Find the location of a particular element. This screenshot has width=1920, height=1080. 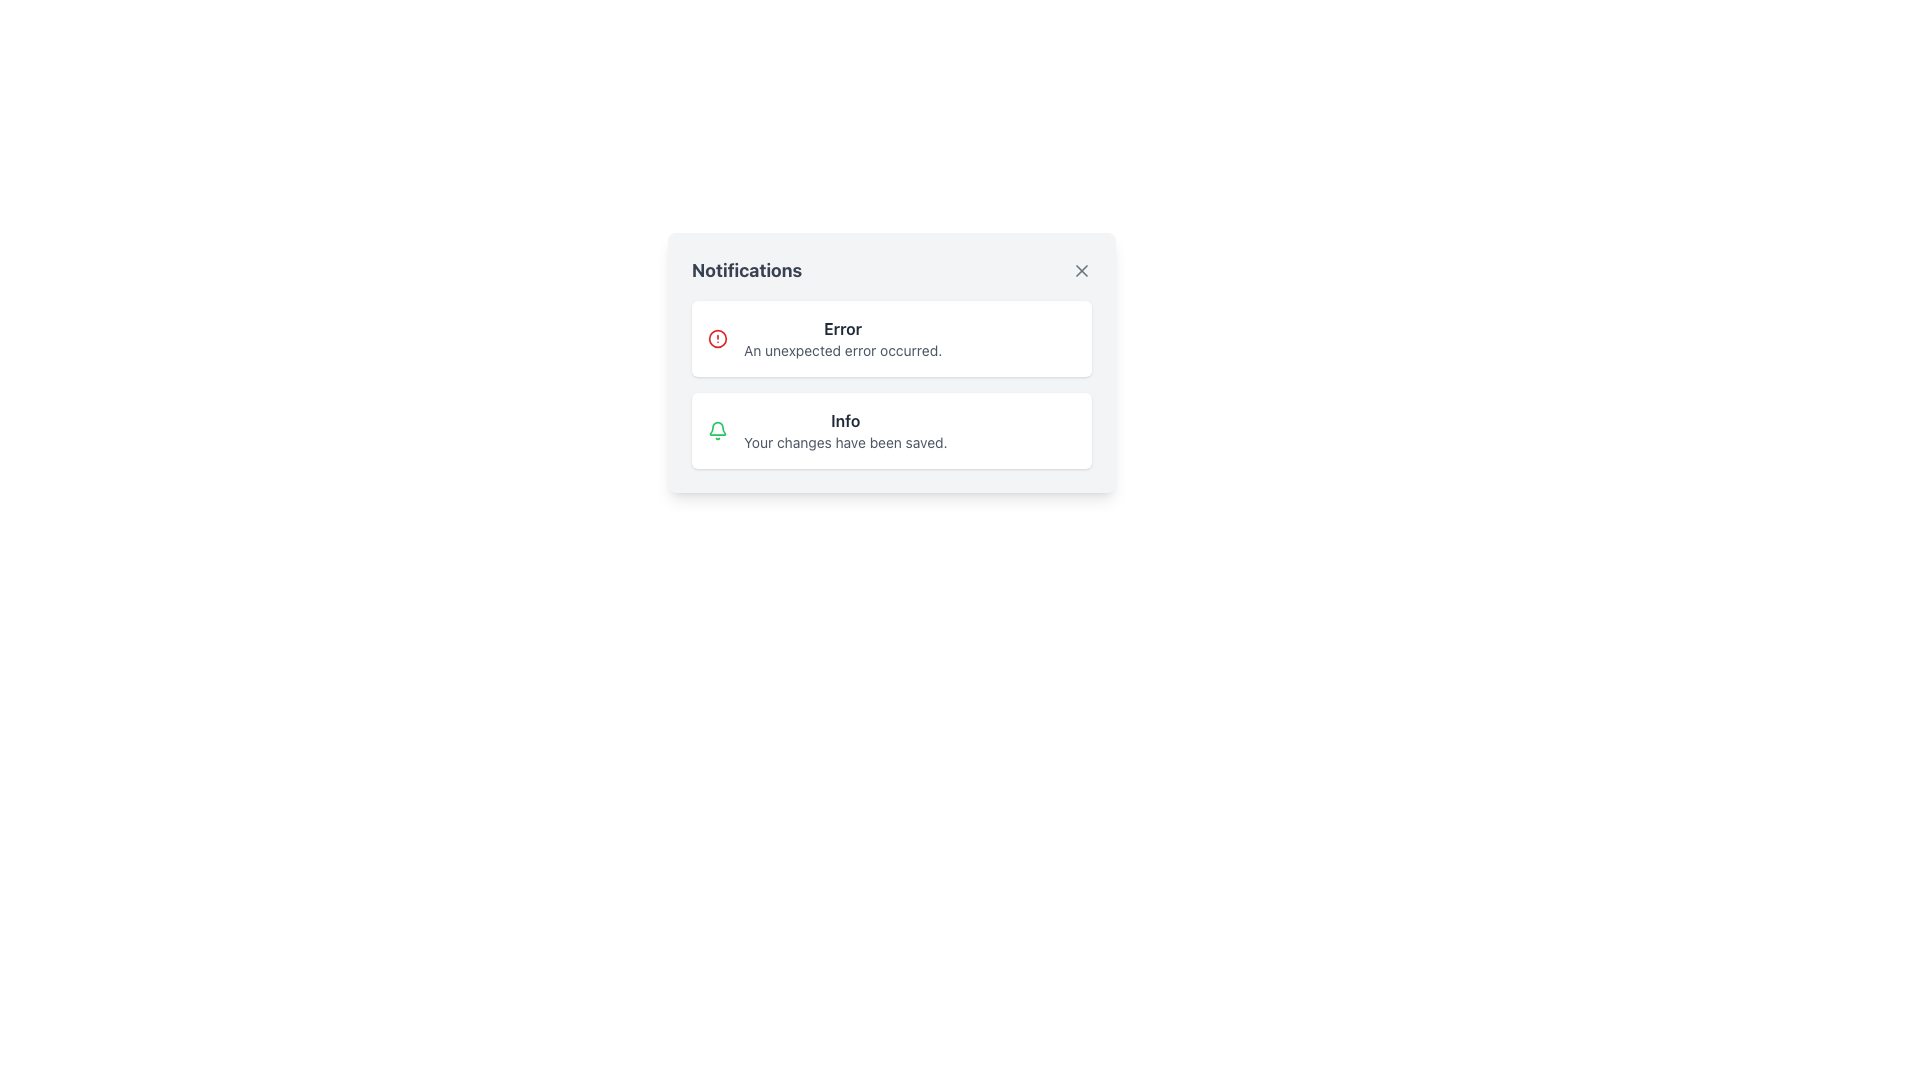

the text element displaying 'Your changes have been saved.' located near the bottom of the second notification card in the notification panel is located at coordinates (845, 442).